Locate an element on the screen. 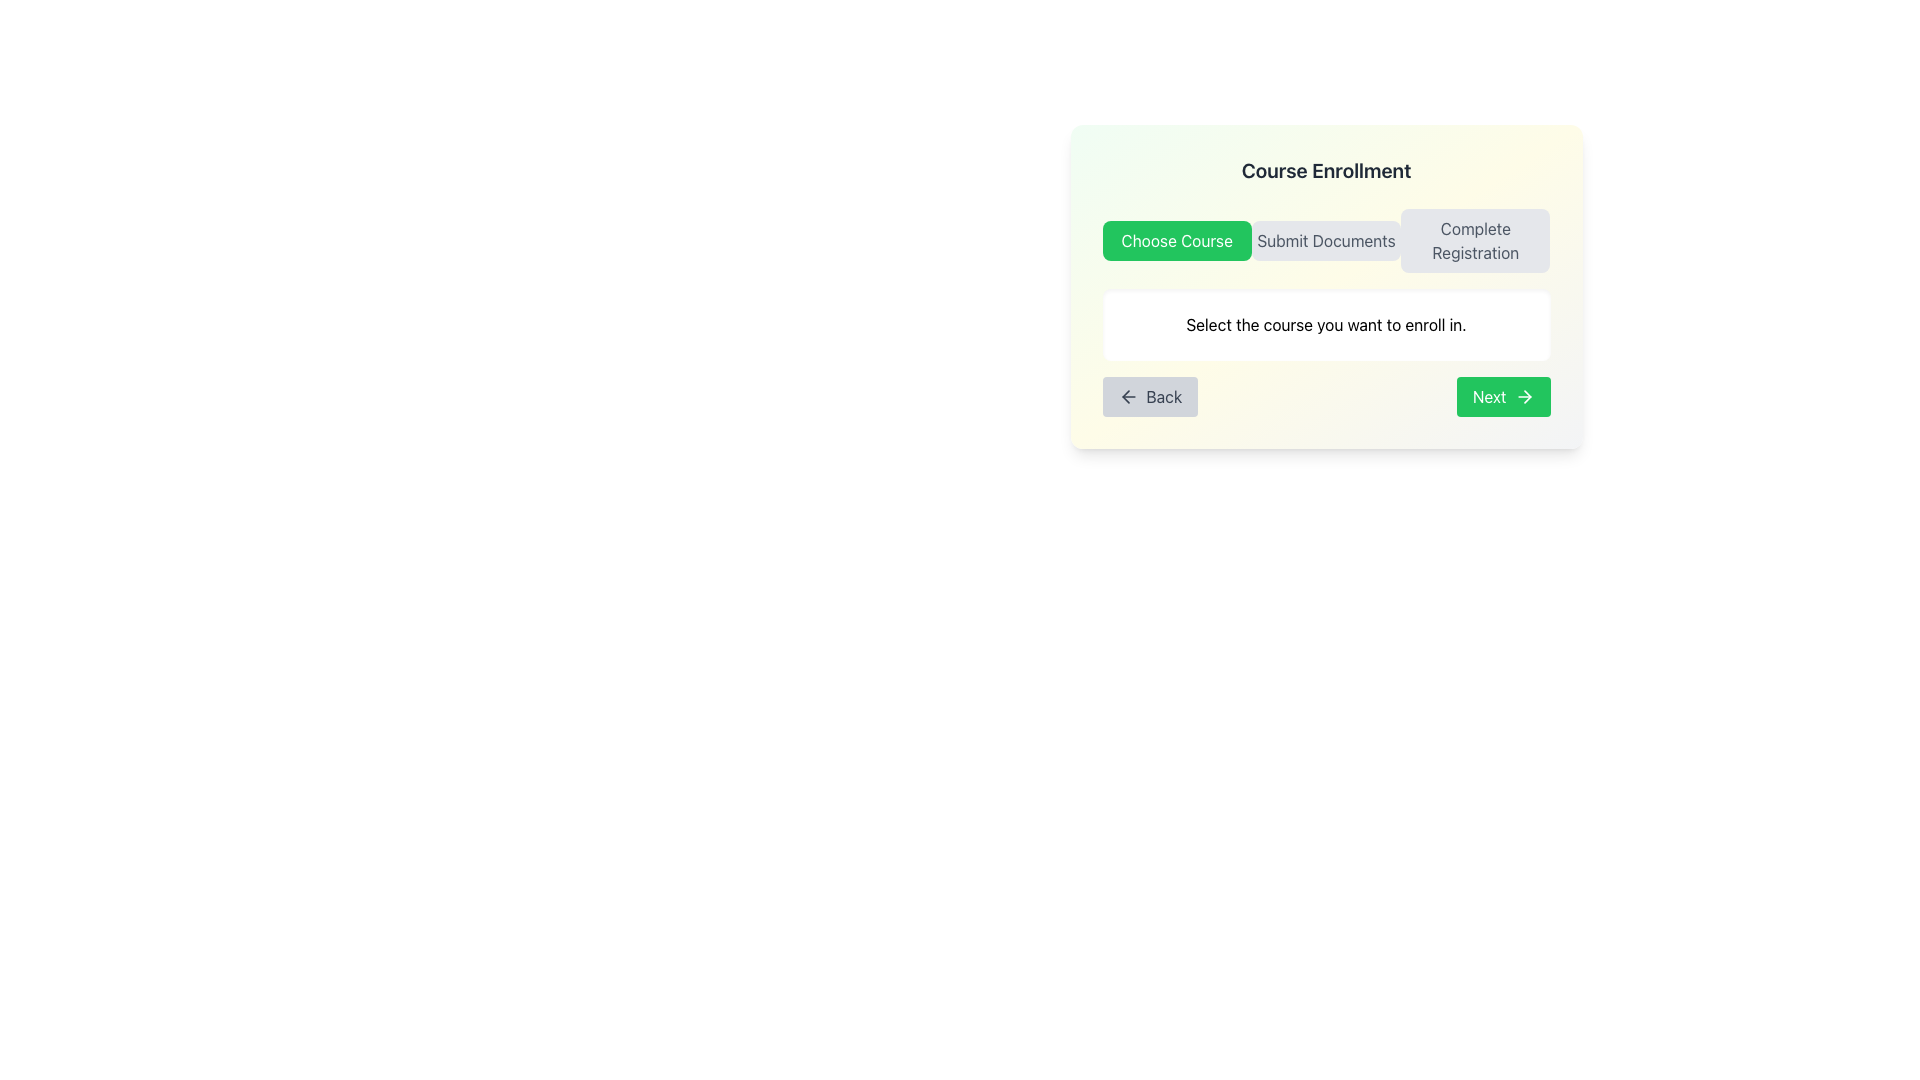 The image size is (1920, 1080). the forward arrow icon located to the right of the 'Next' text within the green 'Next' button in the bottom-right corner of the form is located at coordinates (1523, 397).